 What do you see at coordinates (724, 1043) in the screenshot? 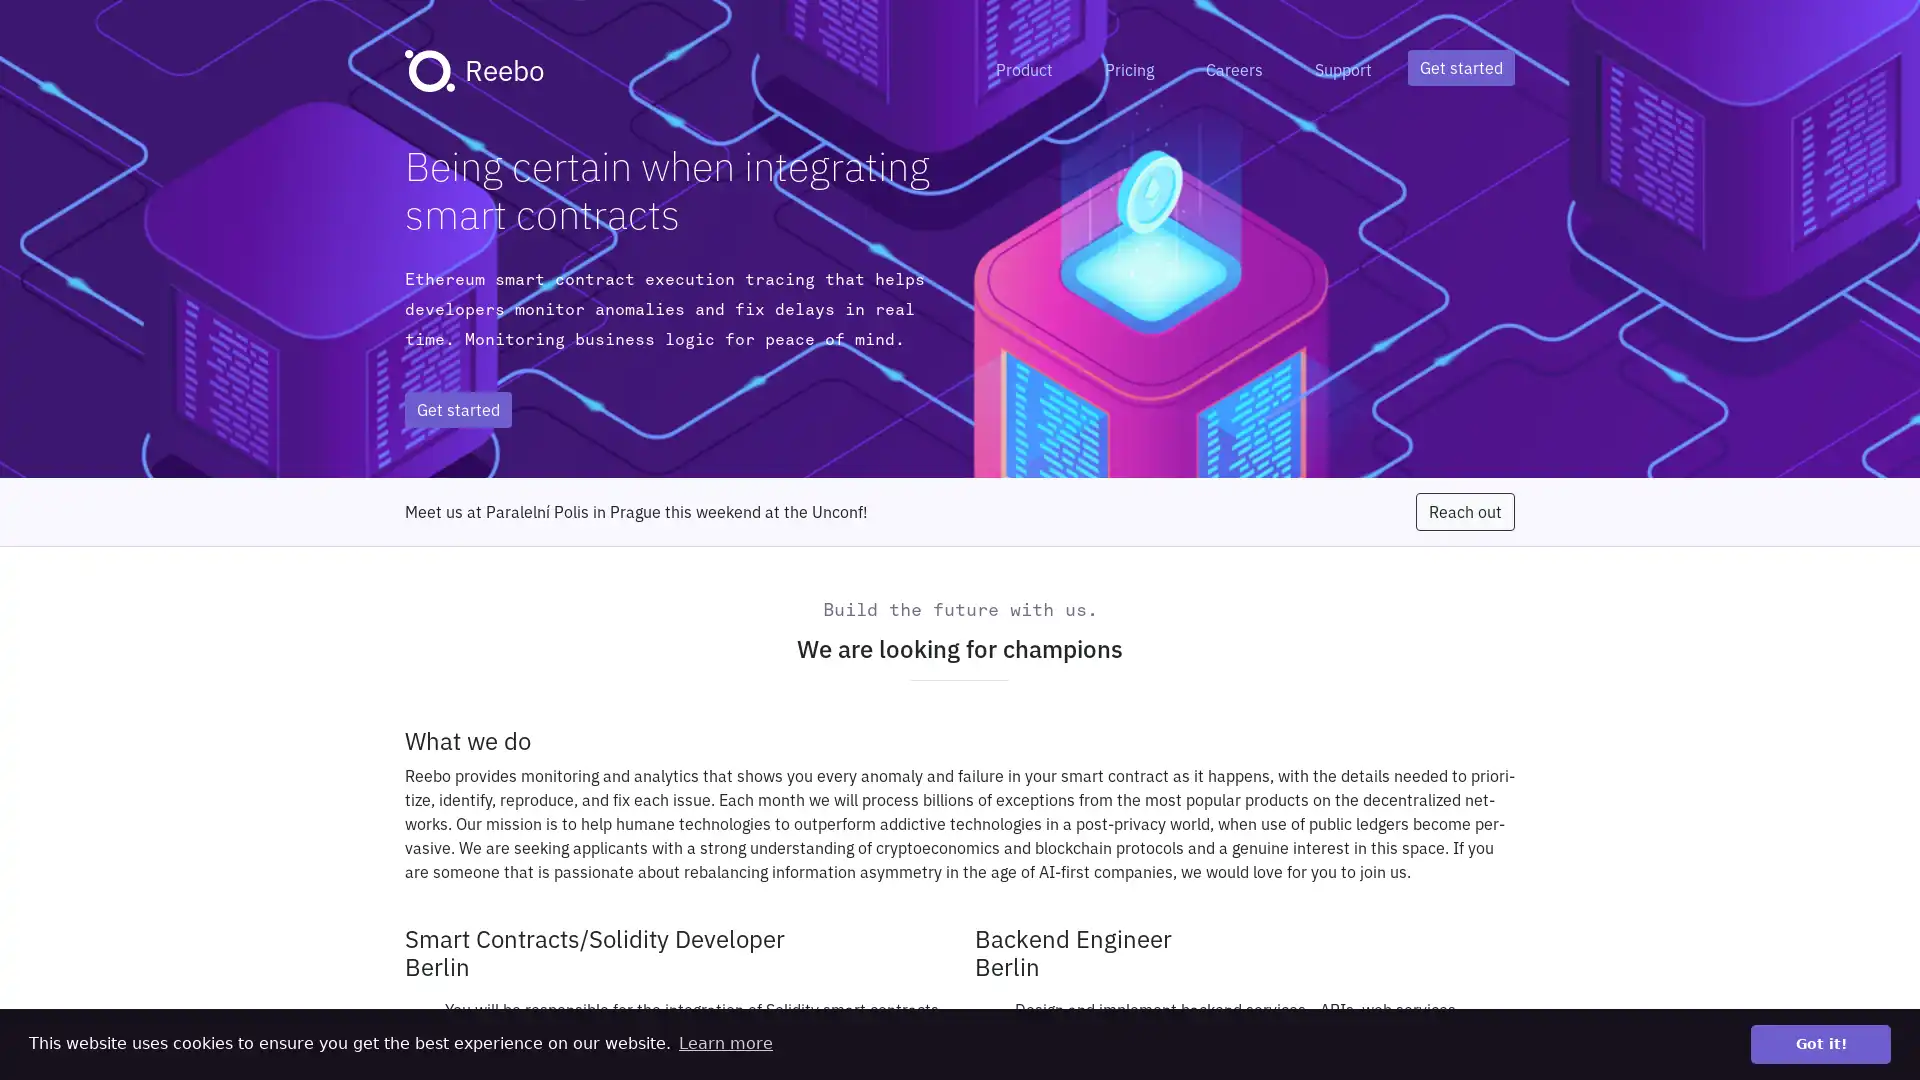
I see `learn more about cookies` at bounding box center [724, 1043].